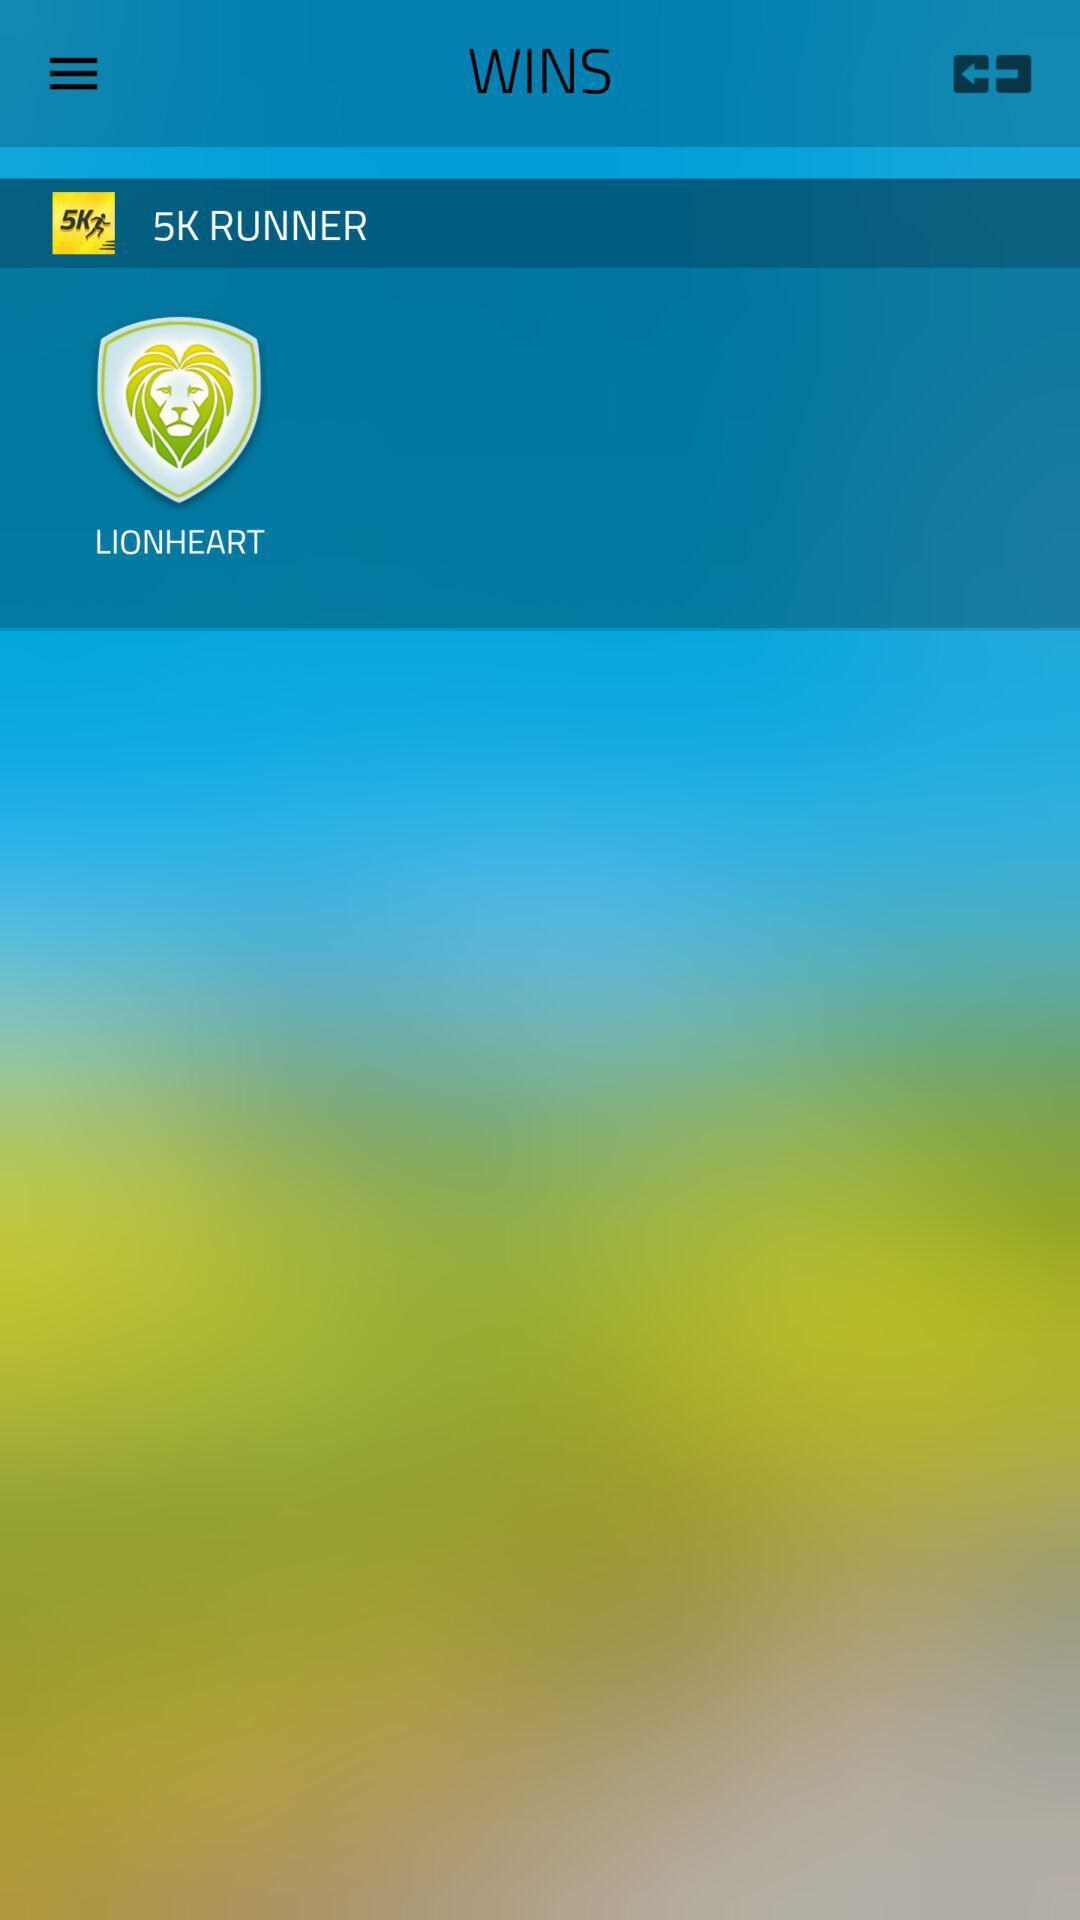 This screenshot has height=1920, width=1080. What do you see at coordinates (83, 223) in the screenshot?
I see `the icon to the left of the 5k runner icon` at bounding box center [83, 223].